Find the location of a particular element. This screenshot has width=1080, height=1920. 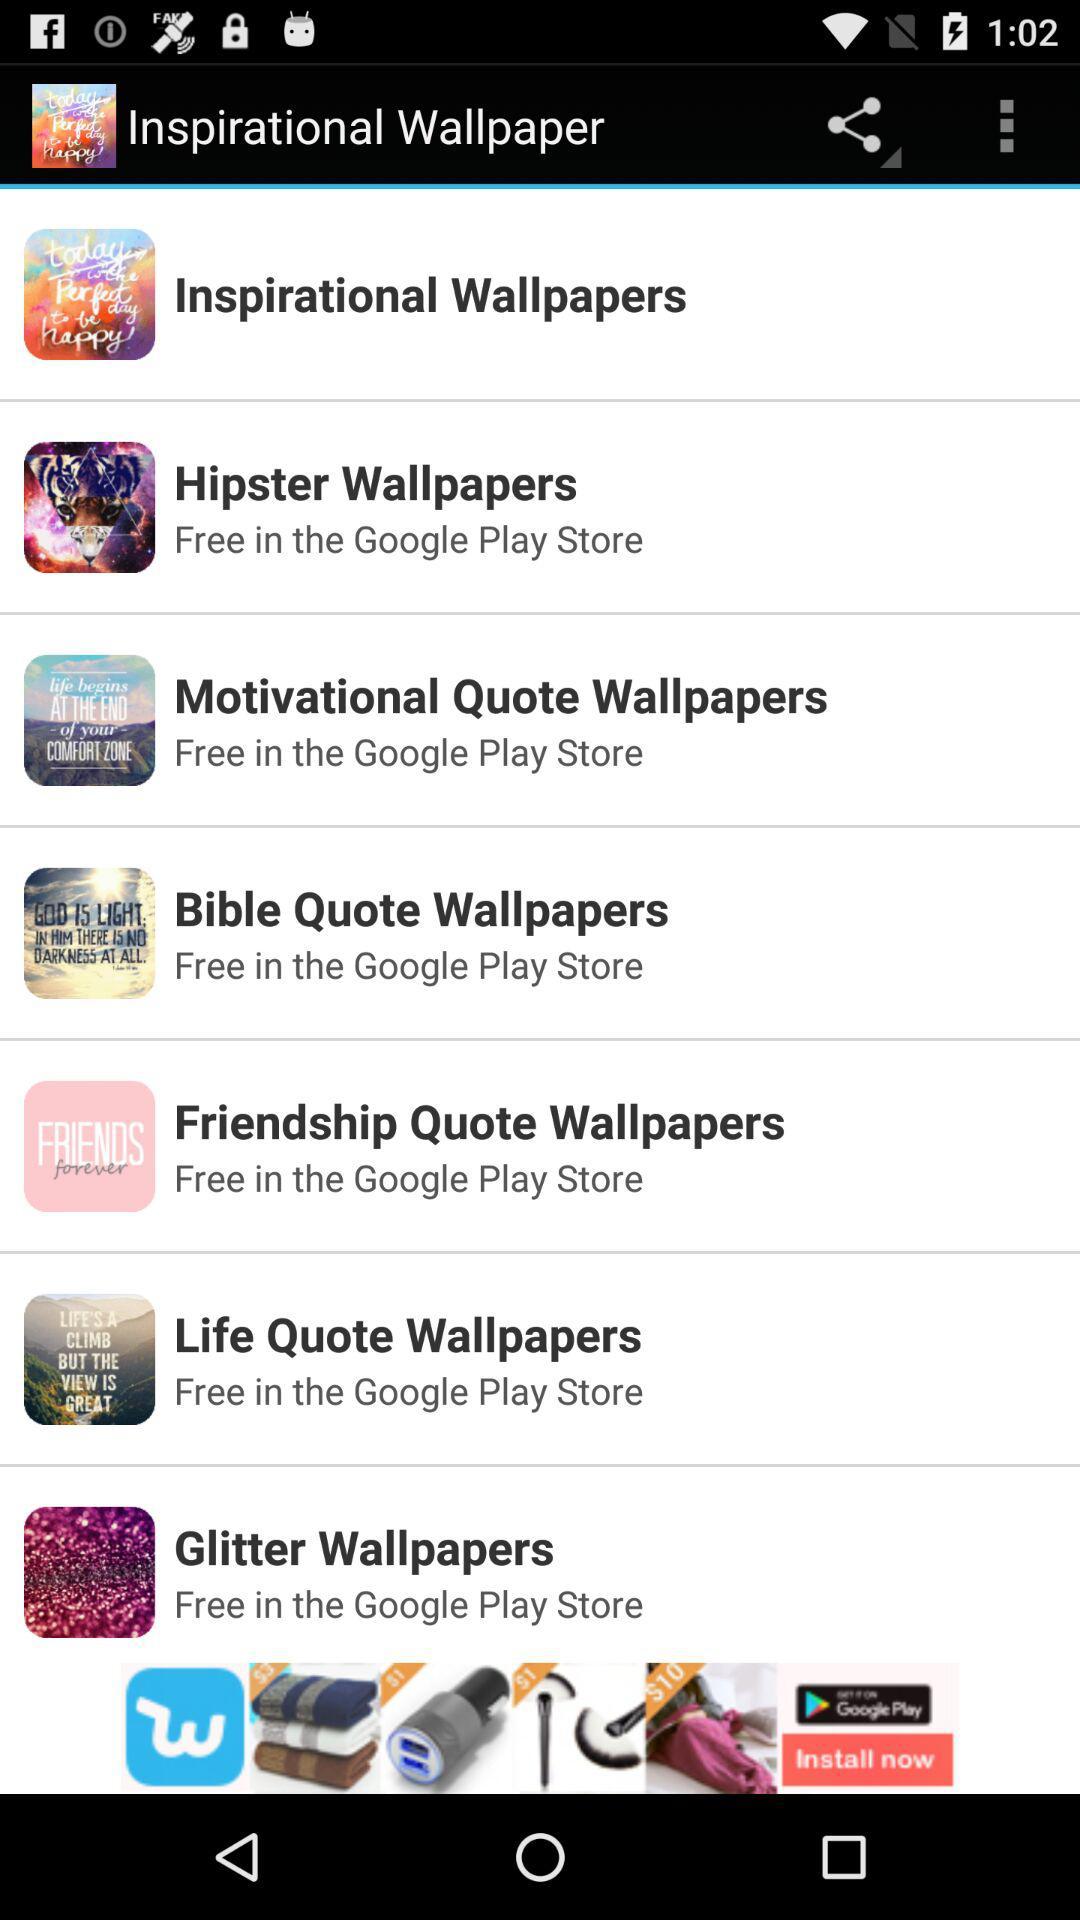

its an advertisement is located at coordinates (540, 1727).